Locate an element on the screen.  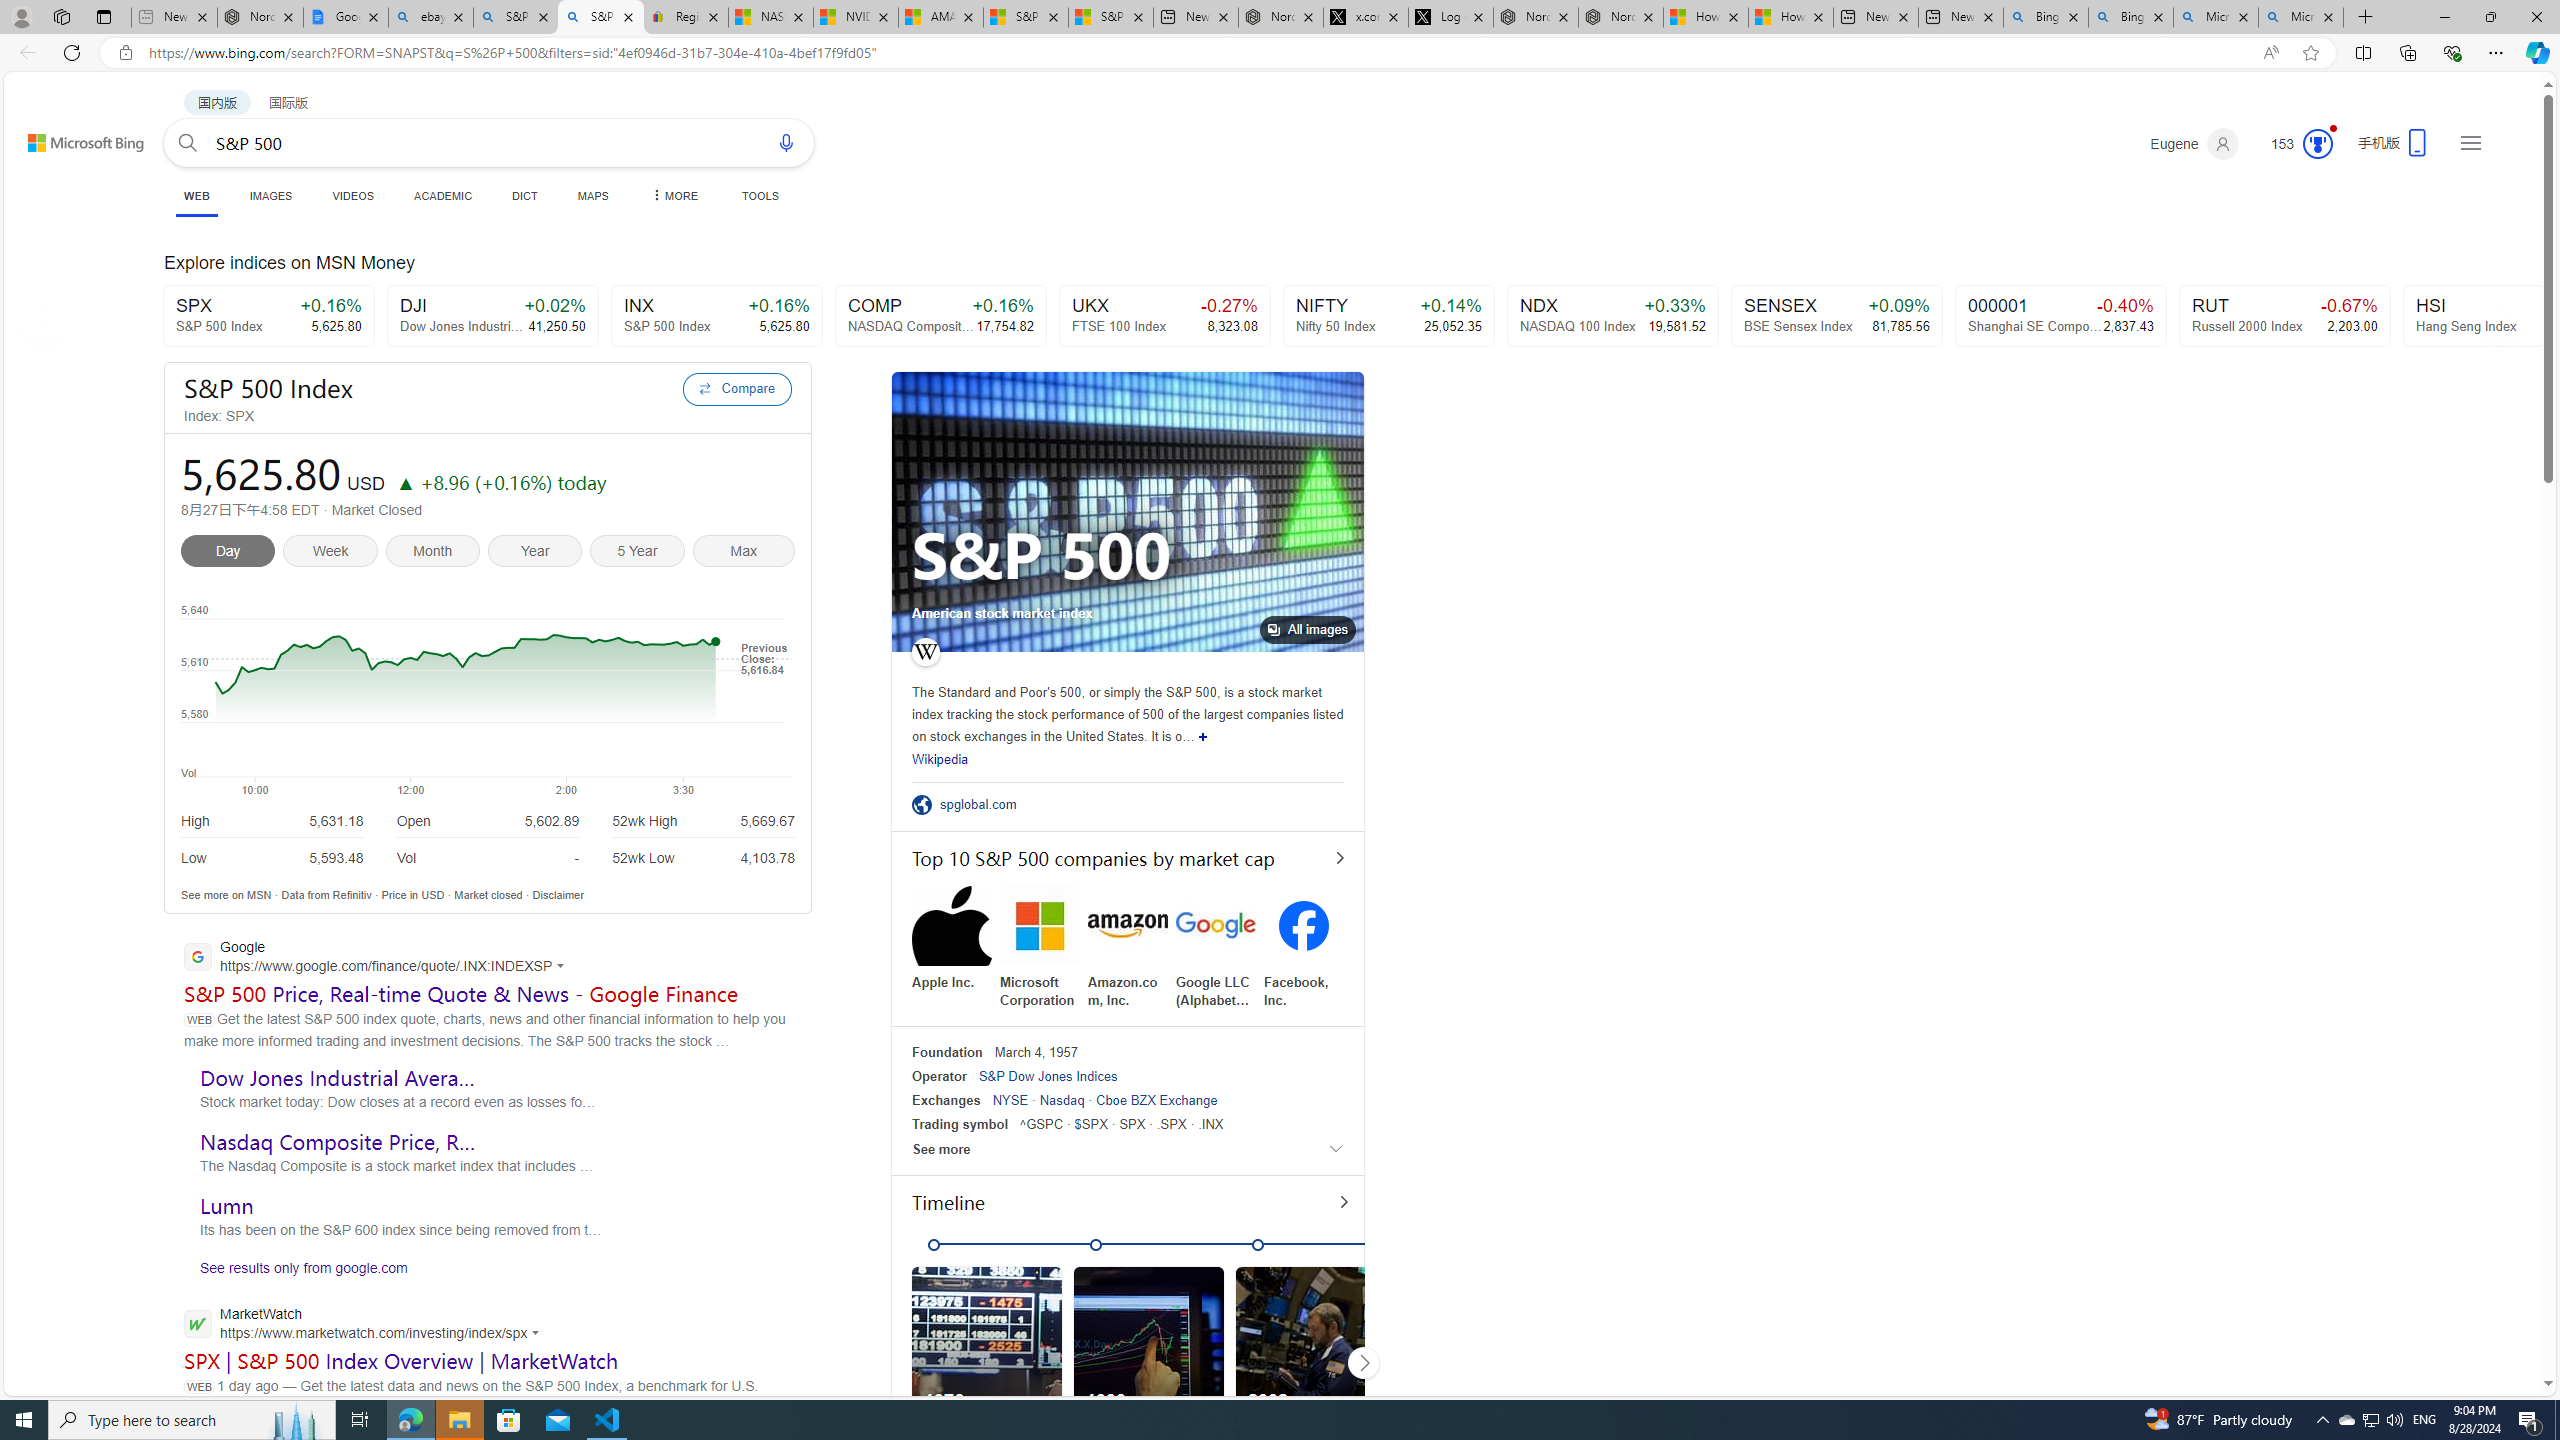
'Skip to content' is located at coordinates (64, 133).